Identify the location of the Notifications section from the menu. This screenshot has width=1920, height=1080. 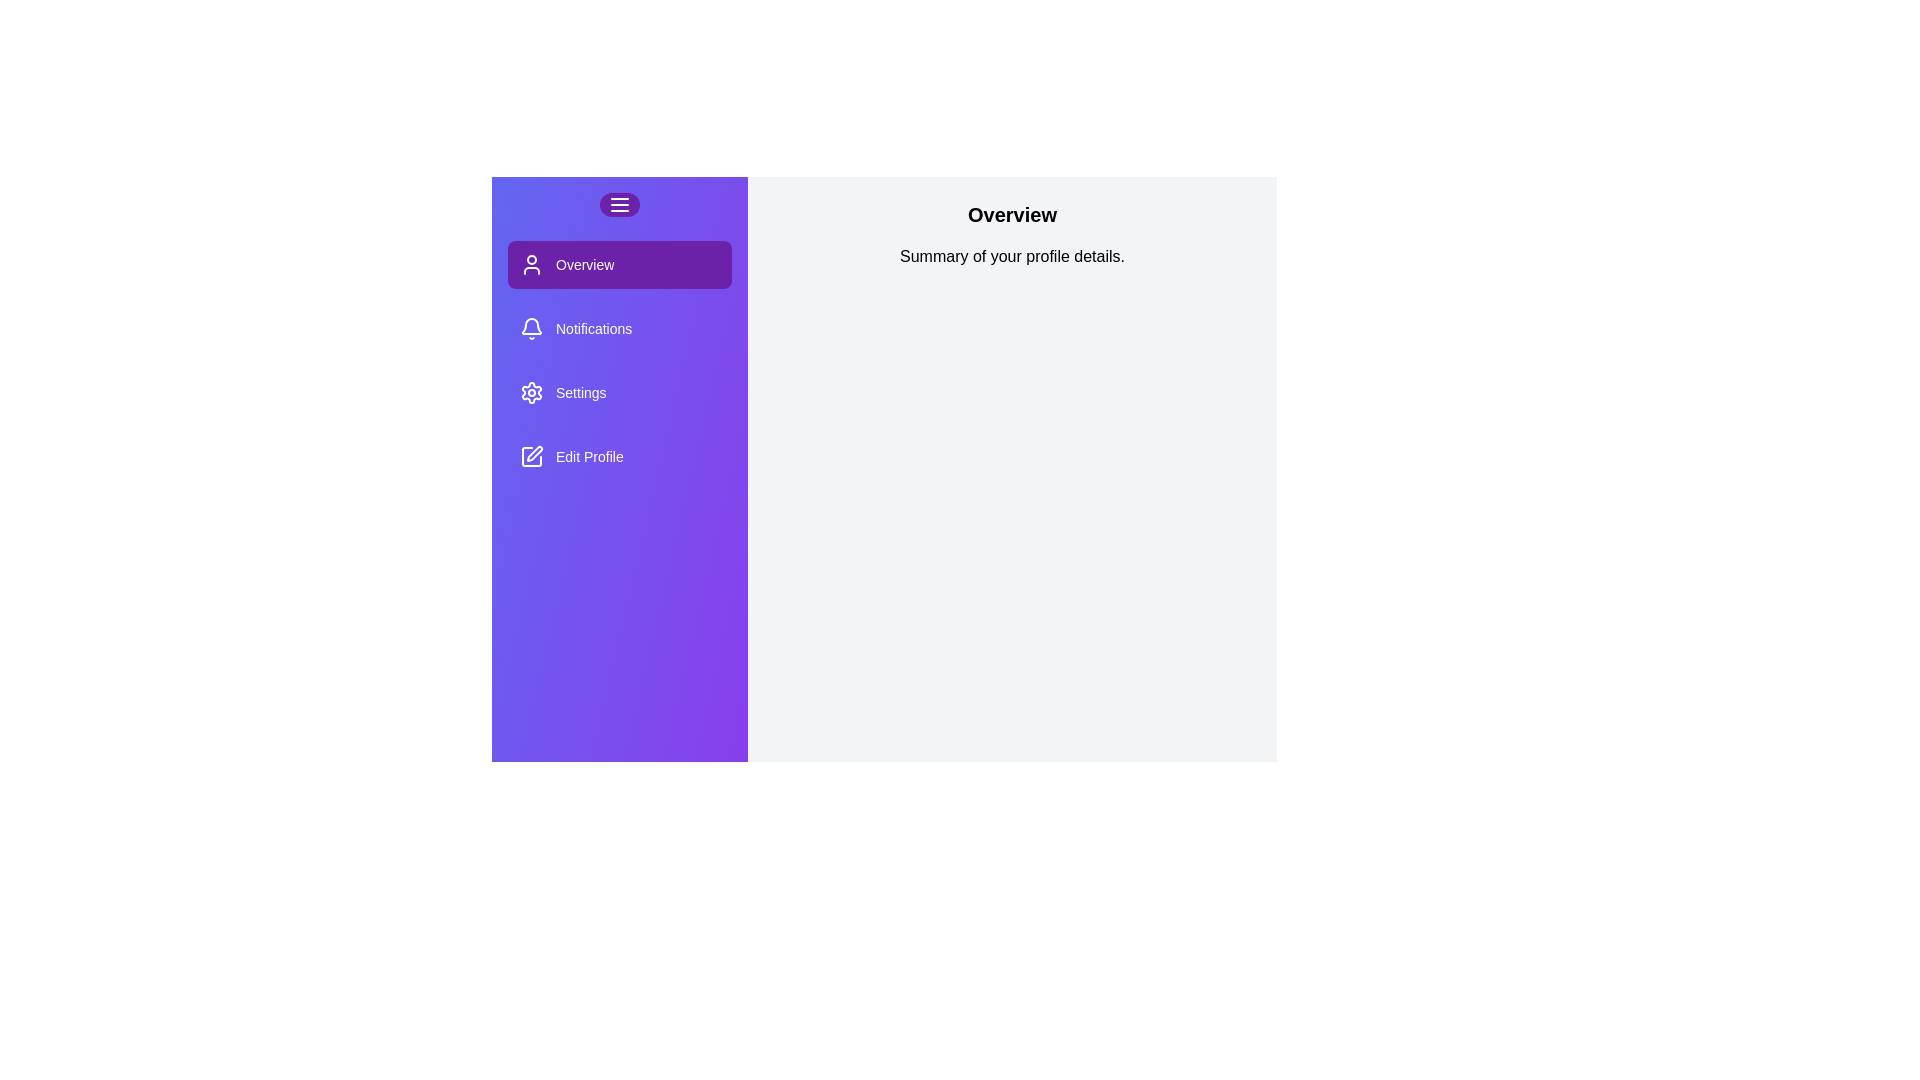
(618, 327).